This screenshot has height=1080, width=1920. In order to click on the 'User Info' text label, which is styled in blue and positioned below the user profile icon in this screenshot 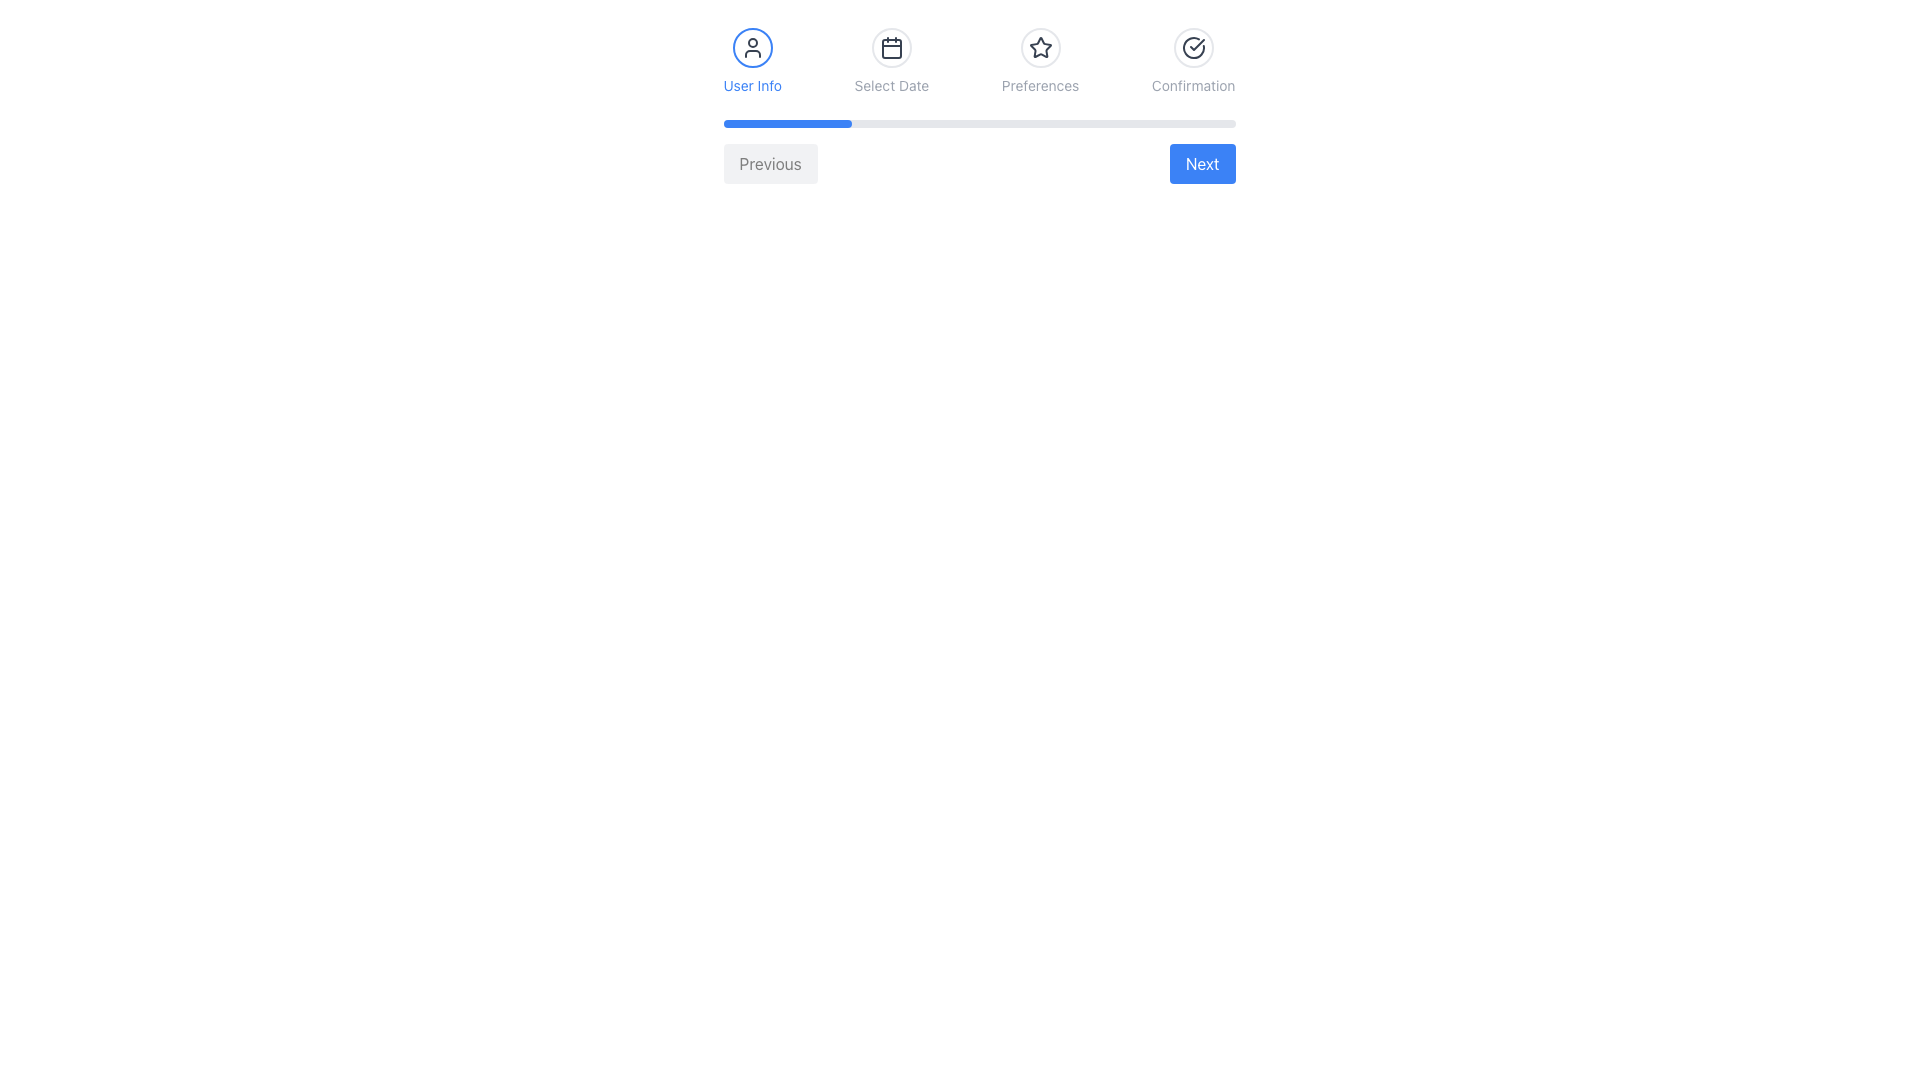, I will do `click(751, 84)`.